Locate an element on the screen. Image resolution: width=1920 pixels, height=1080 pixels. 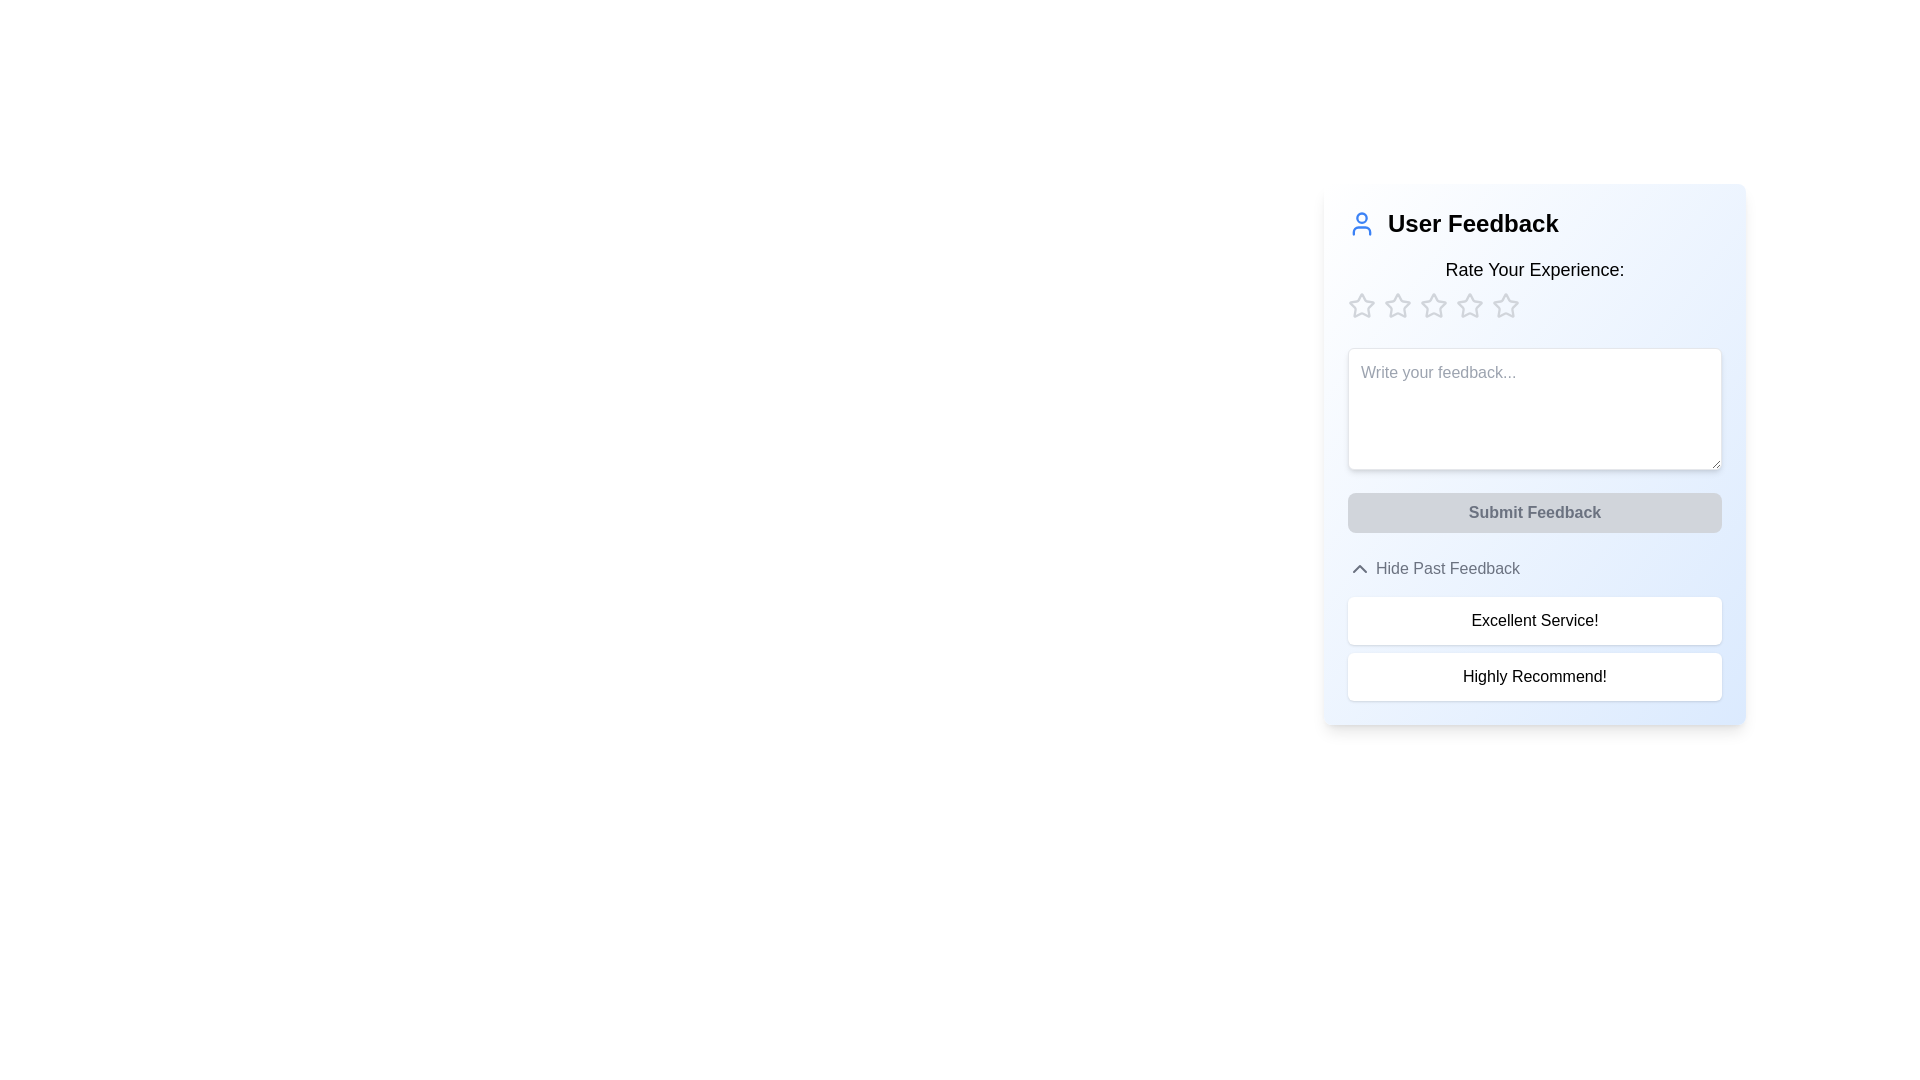
the user profile icon located in the header section of the feedback form, which is positioned immediately to the left of the 'User Feedback' text is located at coordinates (1361, 223).